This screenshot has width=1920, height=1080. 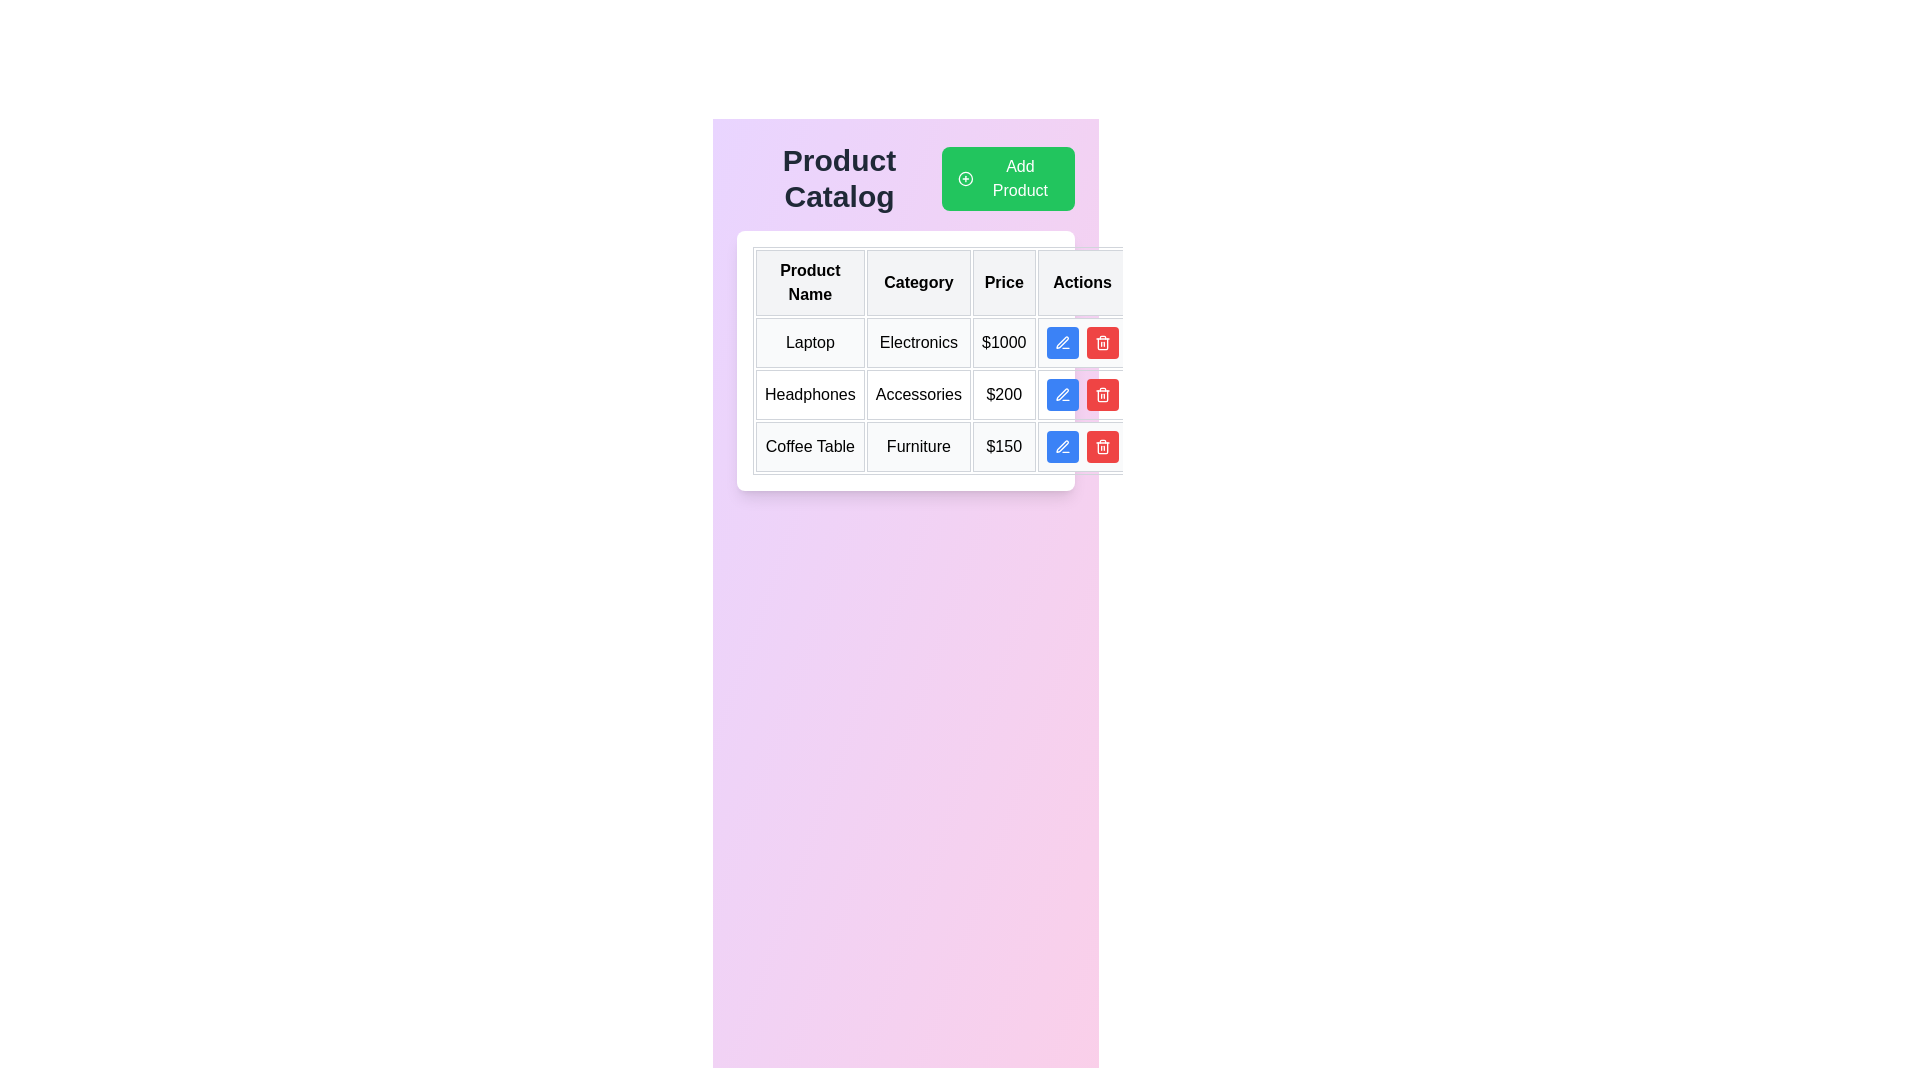 I want to click on the small blue pen icon embedded within the action button in the 'Actions' column of the third row for the 'Coffee Table' product, so click(x=1061, y=445).